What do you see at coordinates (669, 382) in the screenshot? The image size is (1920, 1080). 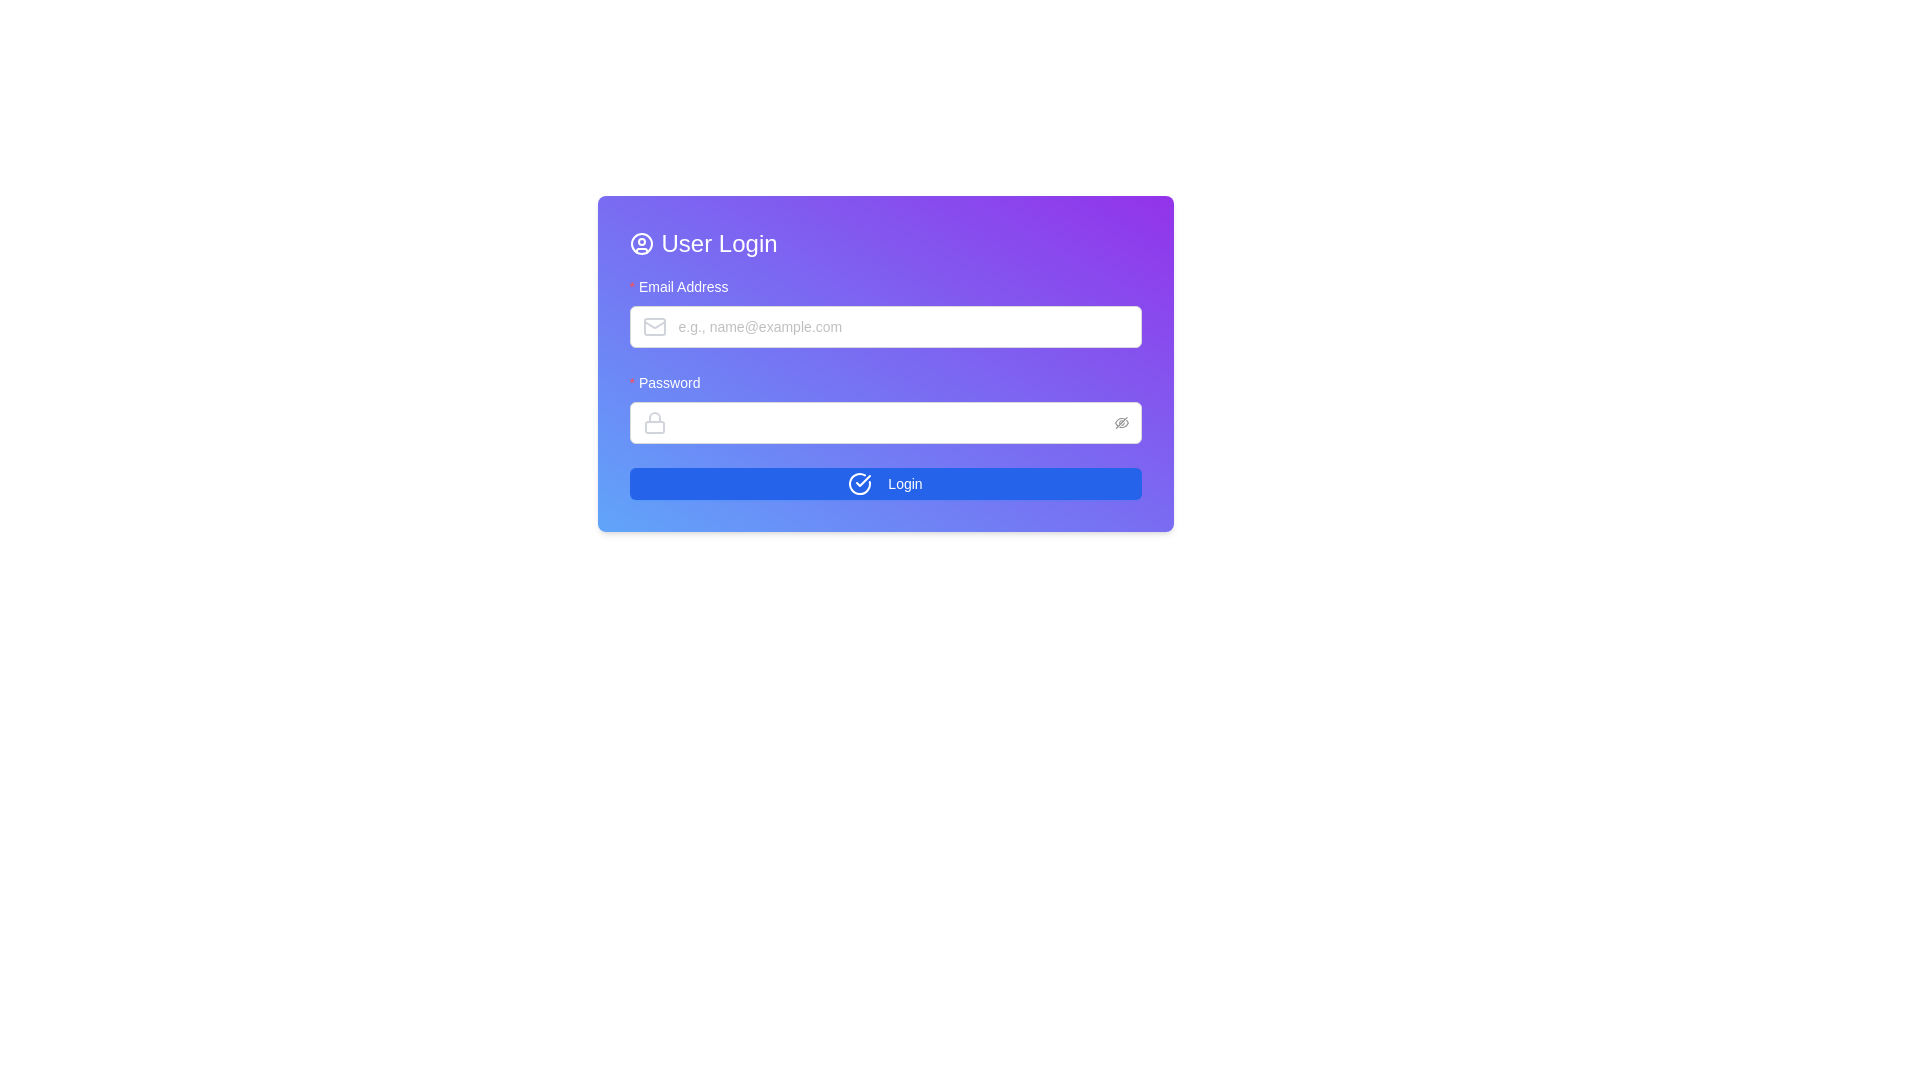 I see `the 'Password' text label, which is displayed in bold white font and is positioned above the password input field, to the right of a red asterisk indicating it's a required field` at bounding box center [669, 382].